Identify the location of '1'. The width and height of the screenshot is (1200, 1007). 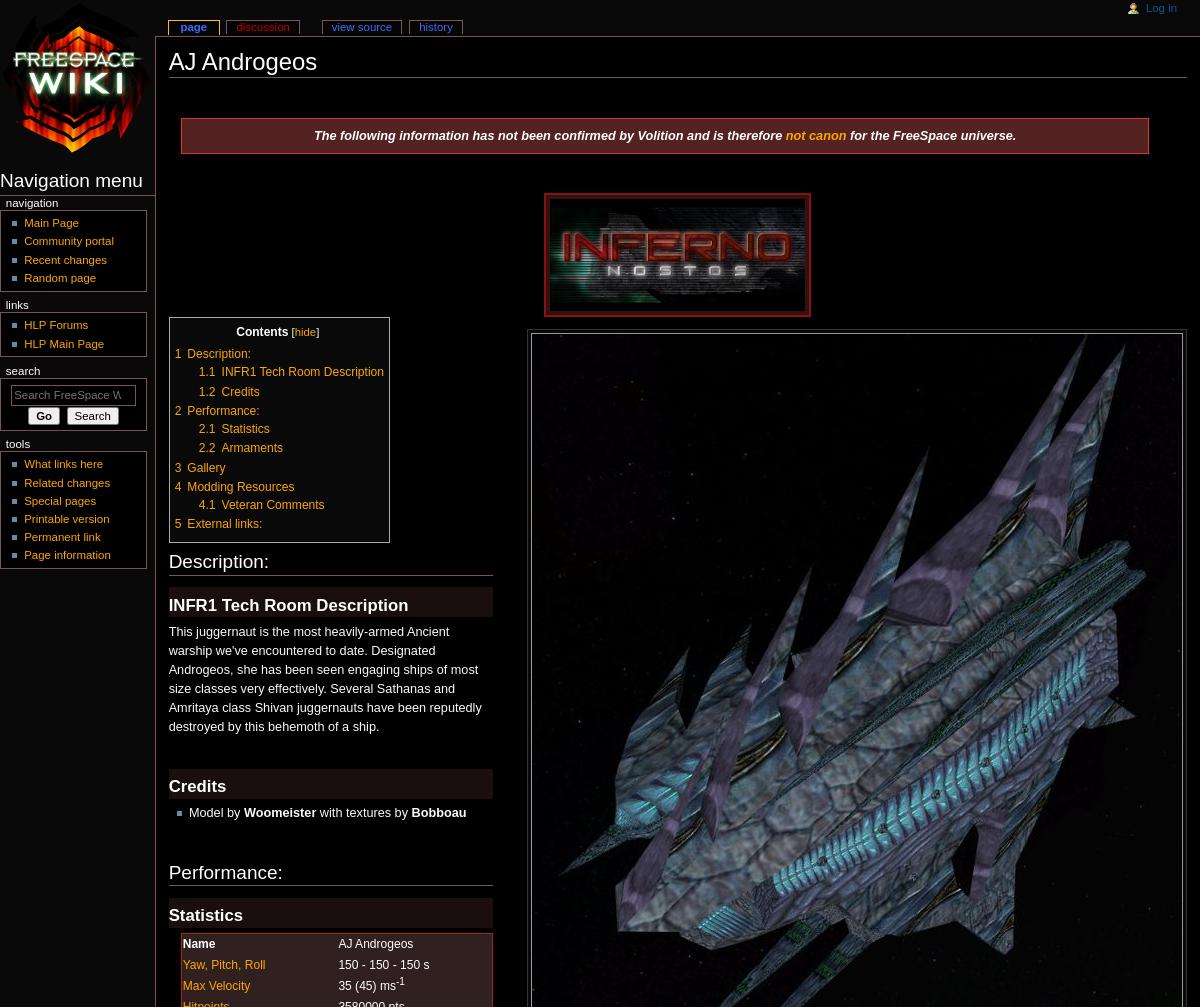
(173, 353).